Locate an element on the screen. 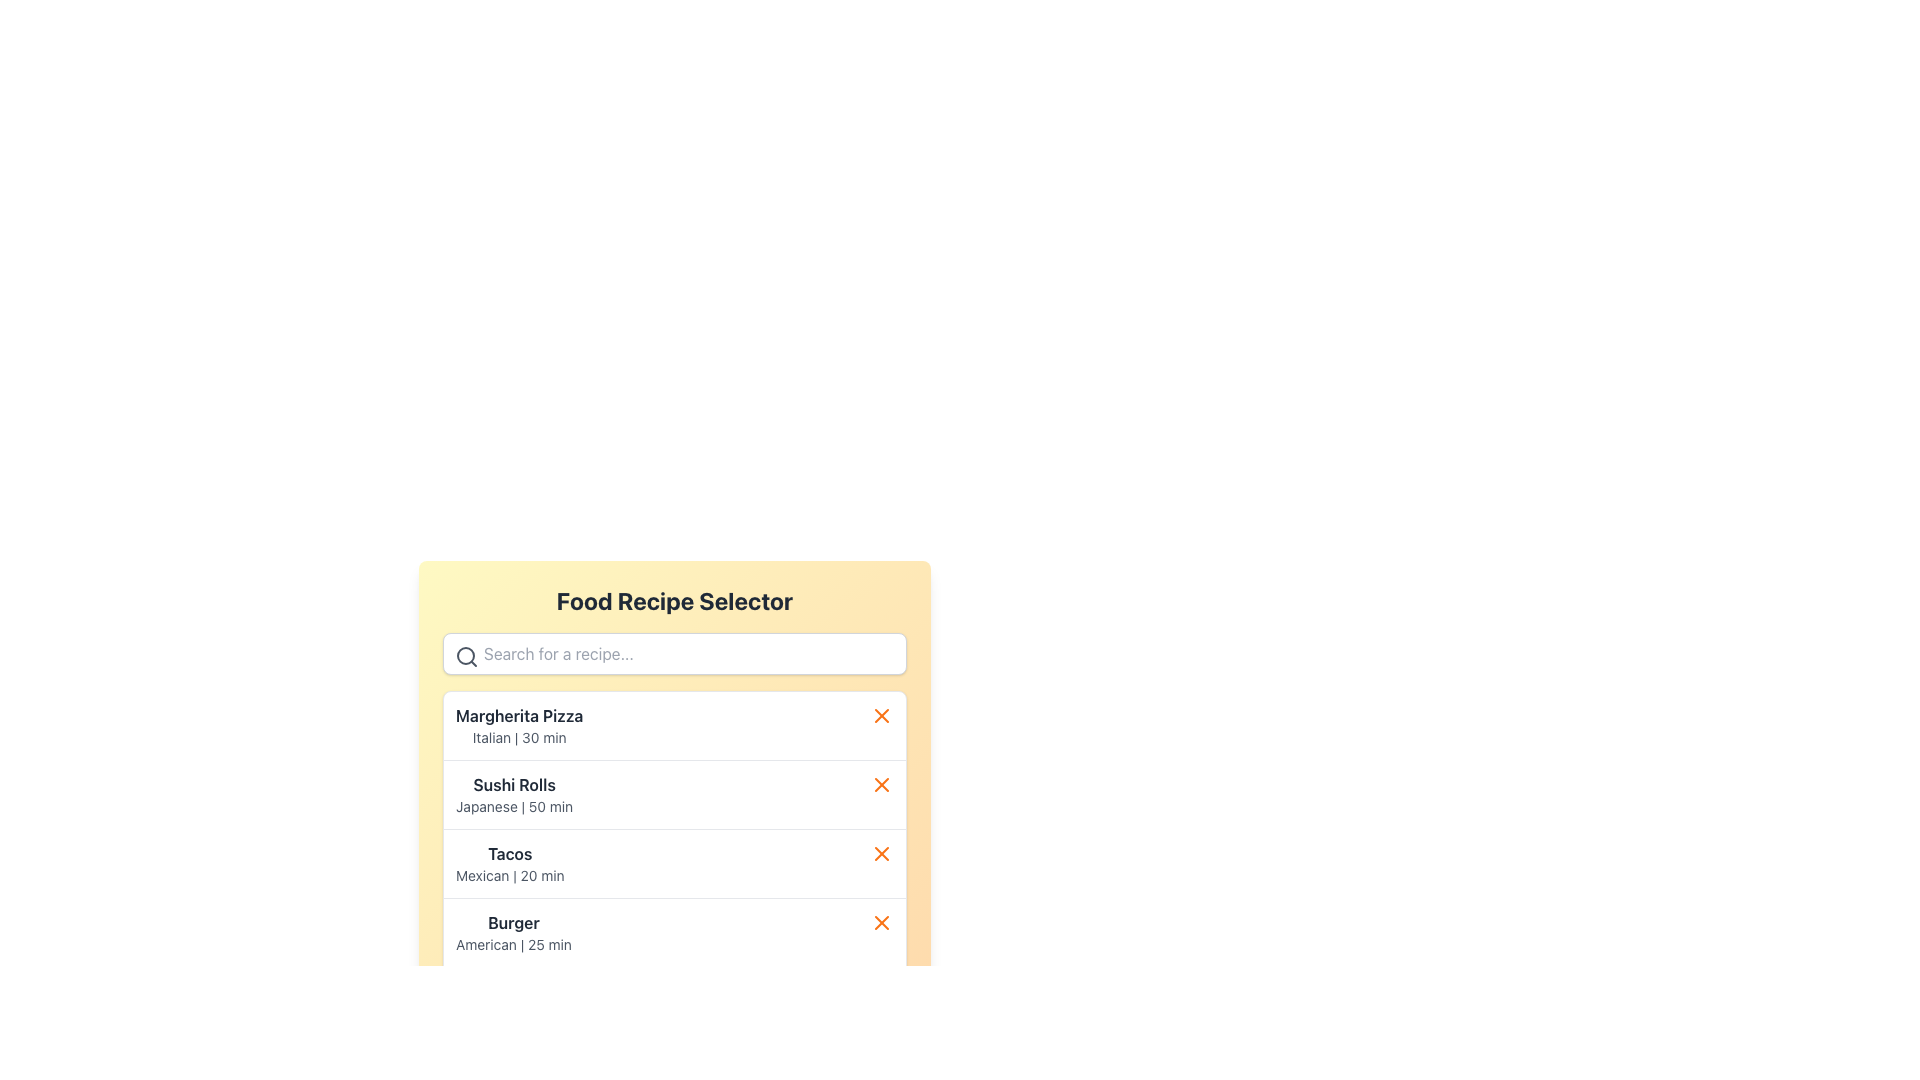 The image size is (1920, 1080). the subtitle text label displaying 'American | 25 min', which is located beneath the 'Burger' label in the lower section of the interface is located at coordinates (513, 945).